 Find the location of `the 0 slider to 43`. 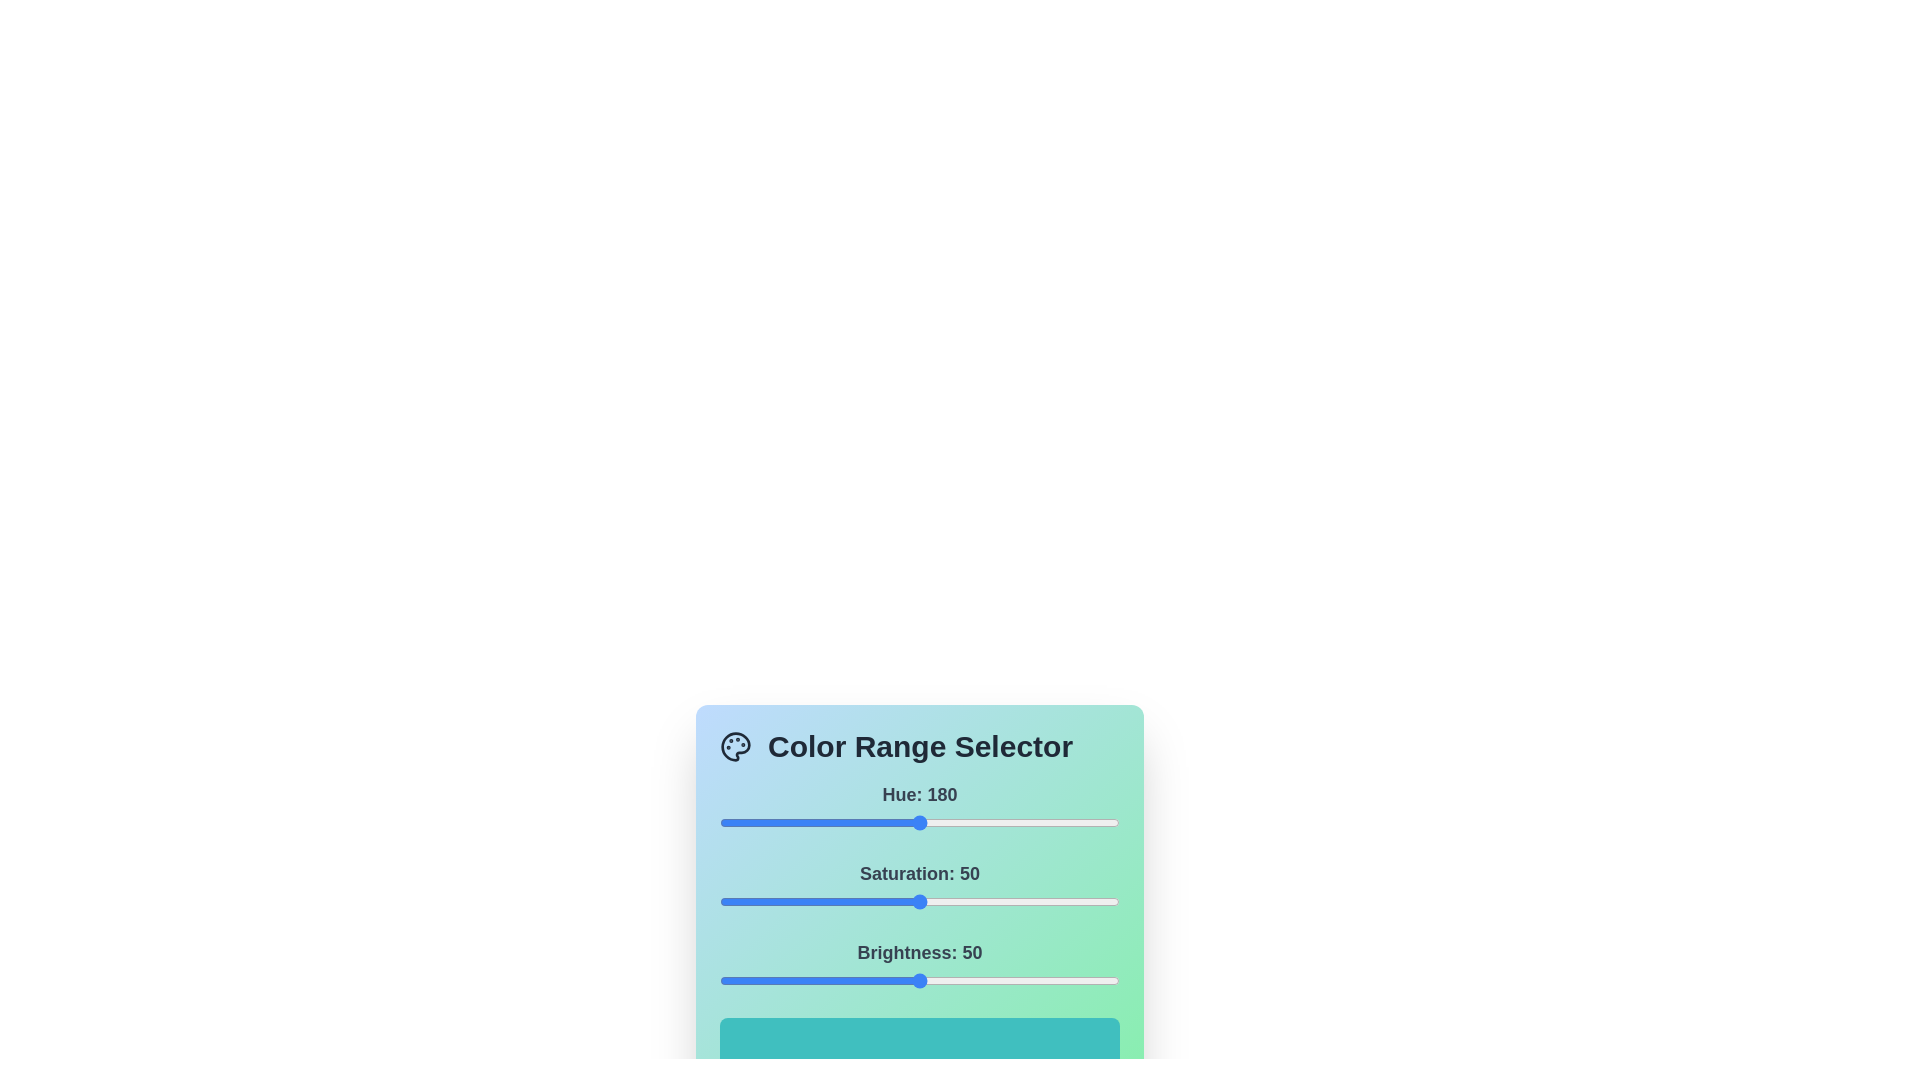

the 0 slider to 43 is located at coordinates (766, 822).